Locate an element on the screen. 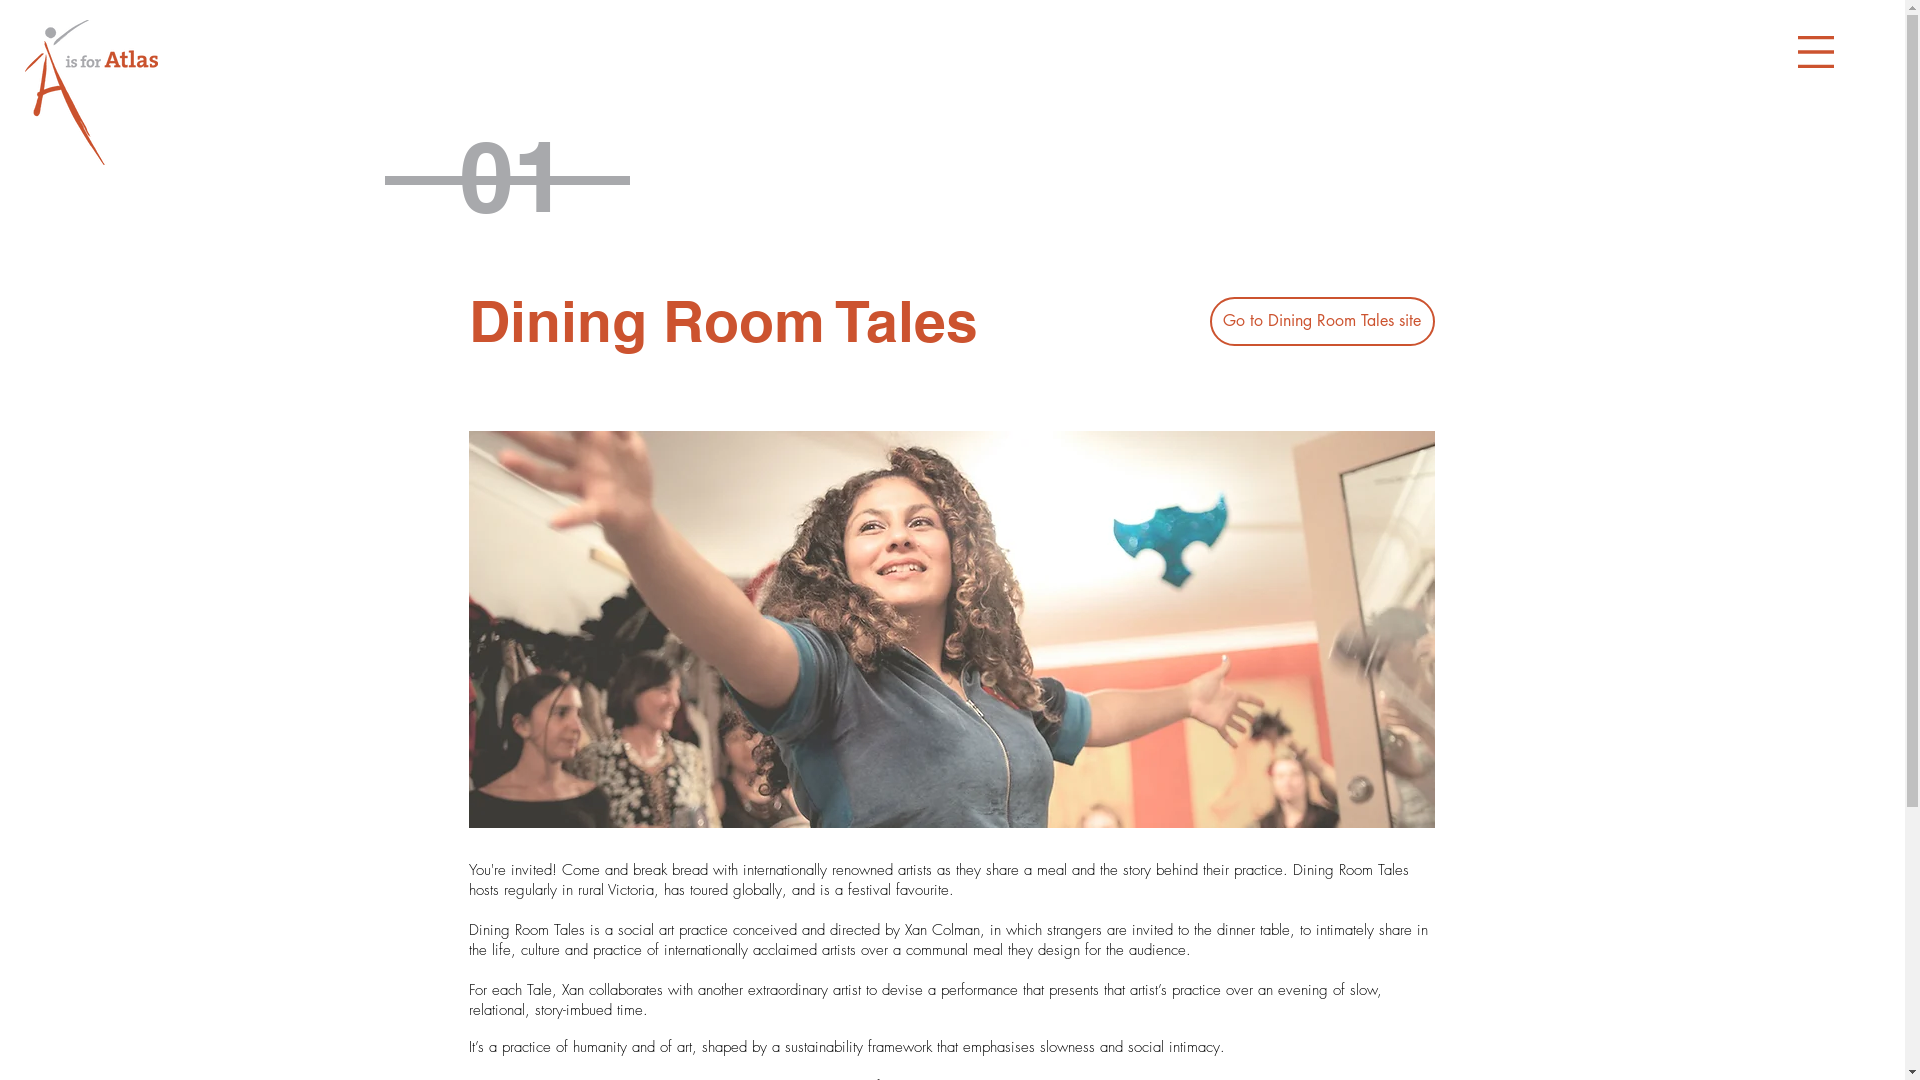 Image resolution: width=1920 pixels, height=1080 pixels. 'Go to Dining Room Tales site' is located at coordinates (1208, 320).